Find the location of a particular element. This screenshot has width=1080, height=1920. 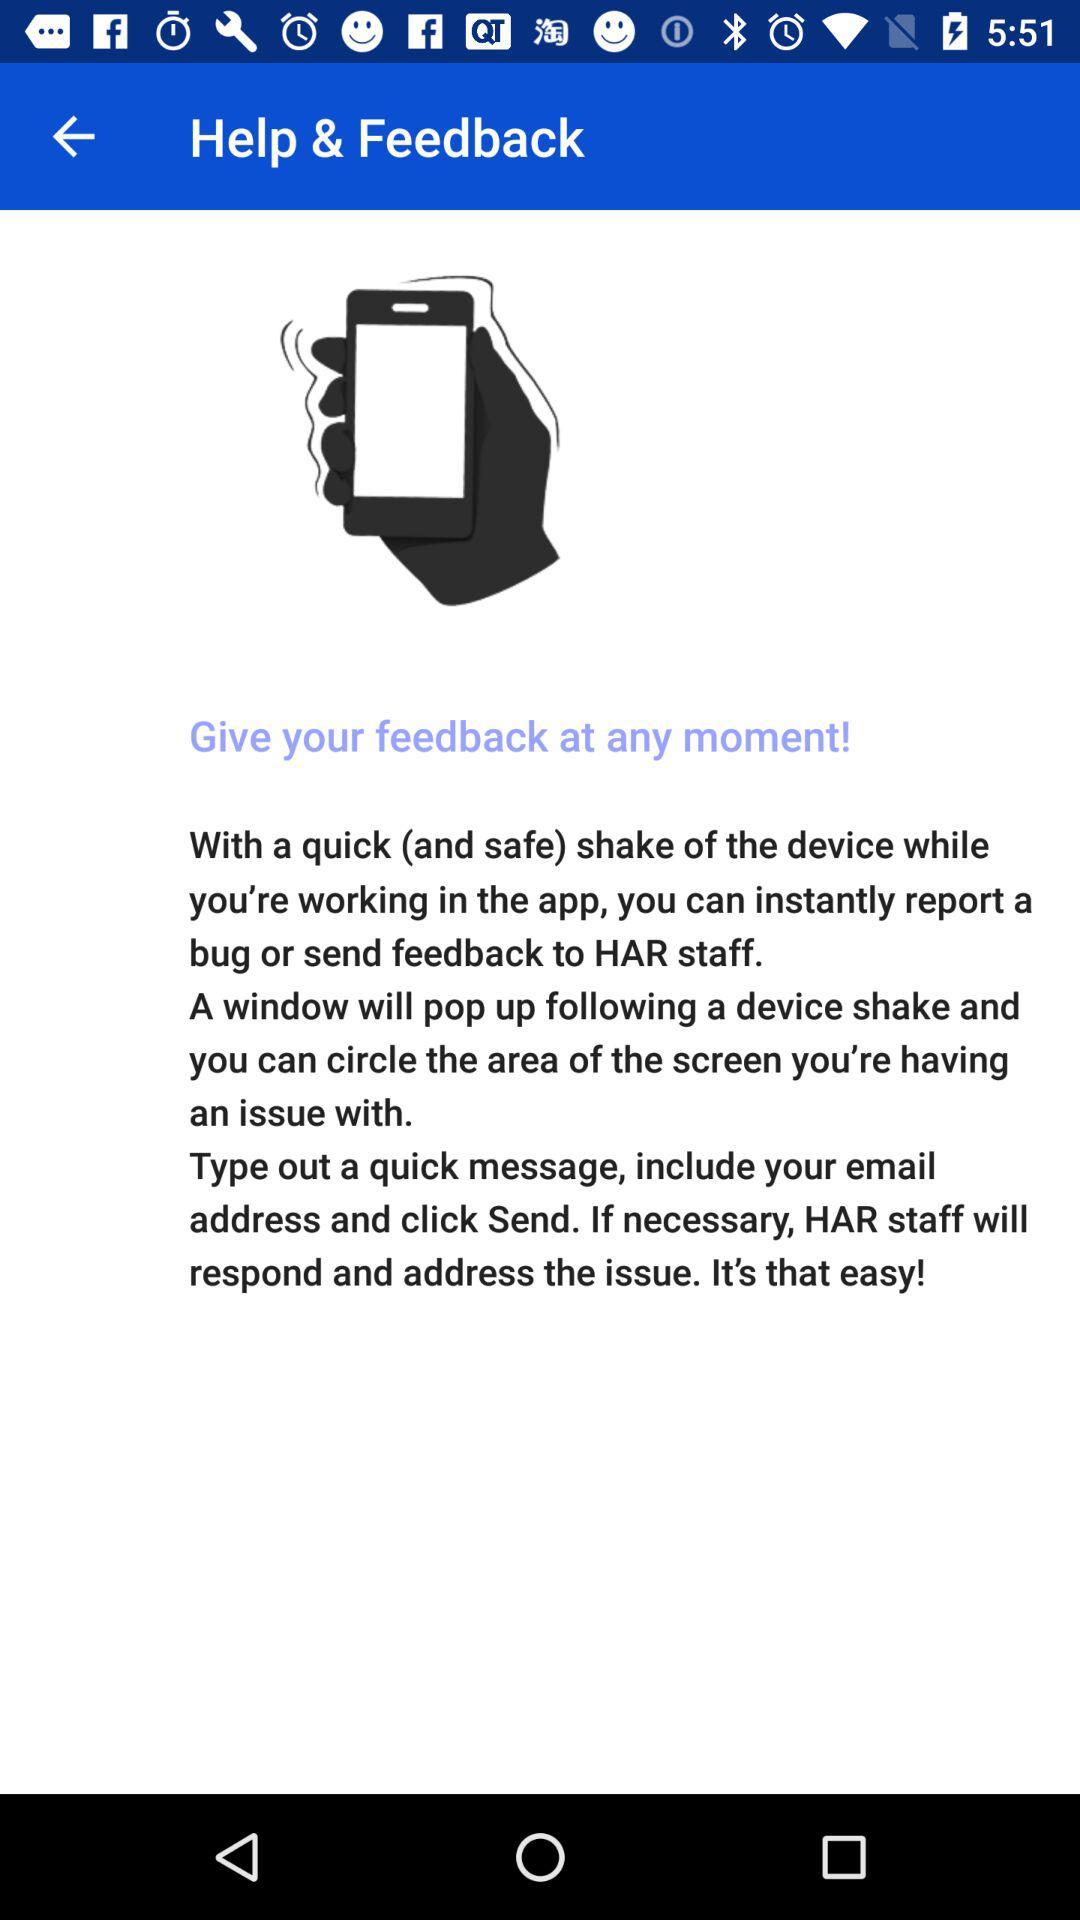

app next to the help & feedback item is located at coordinates (72, 135).